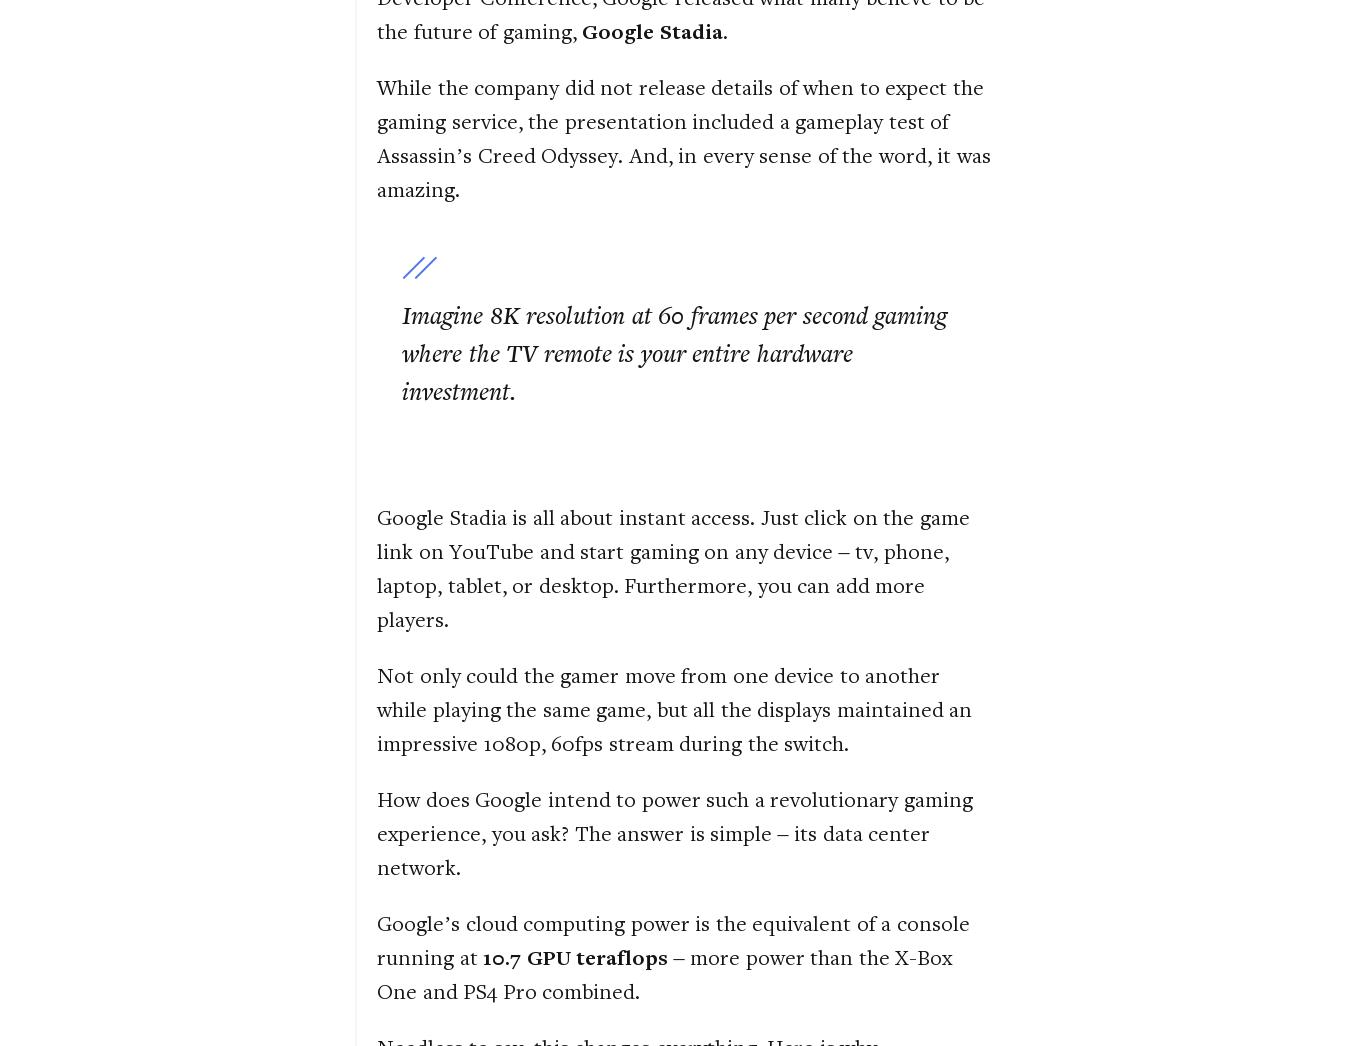  Describe the element at coordinates (682, 136) in the screenshot. I see `'While the company did not release details of when to expect the gaming service, the presentation included a gameplay test of Assassin’s Creed Odyssey. And, in every sense of the word, it was amazing.'` at that location.